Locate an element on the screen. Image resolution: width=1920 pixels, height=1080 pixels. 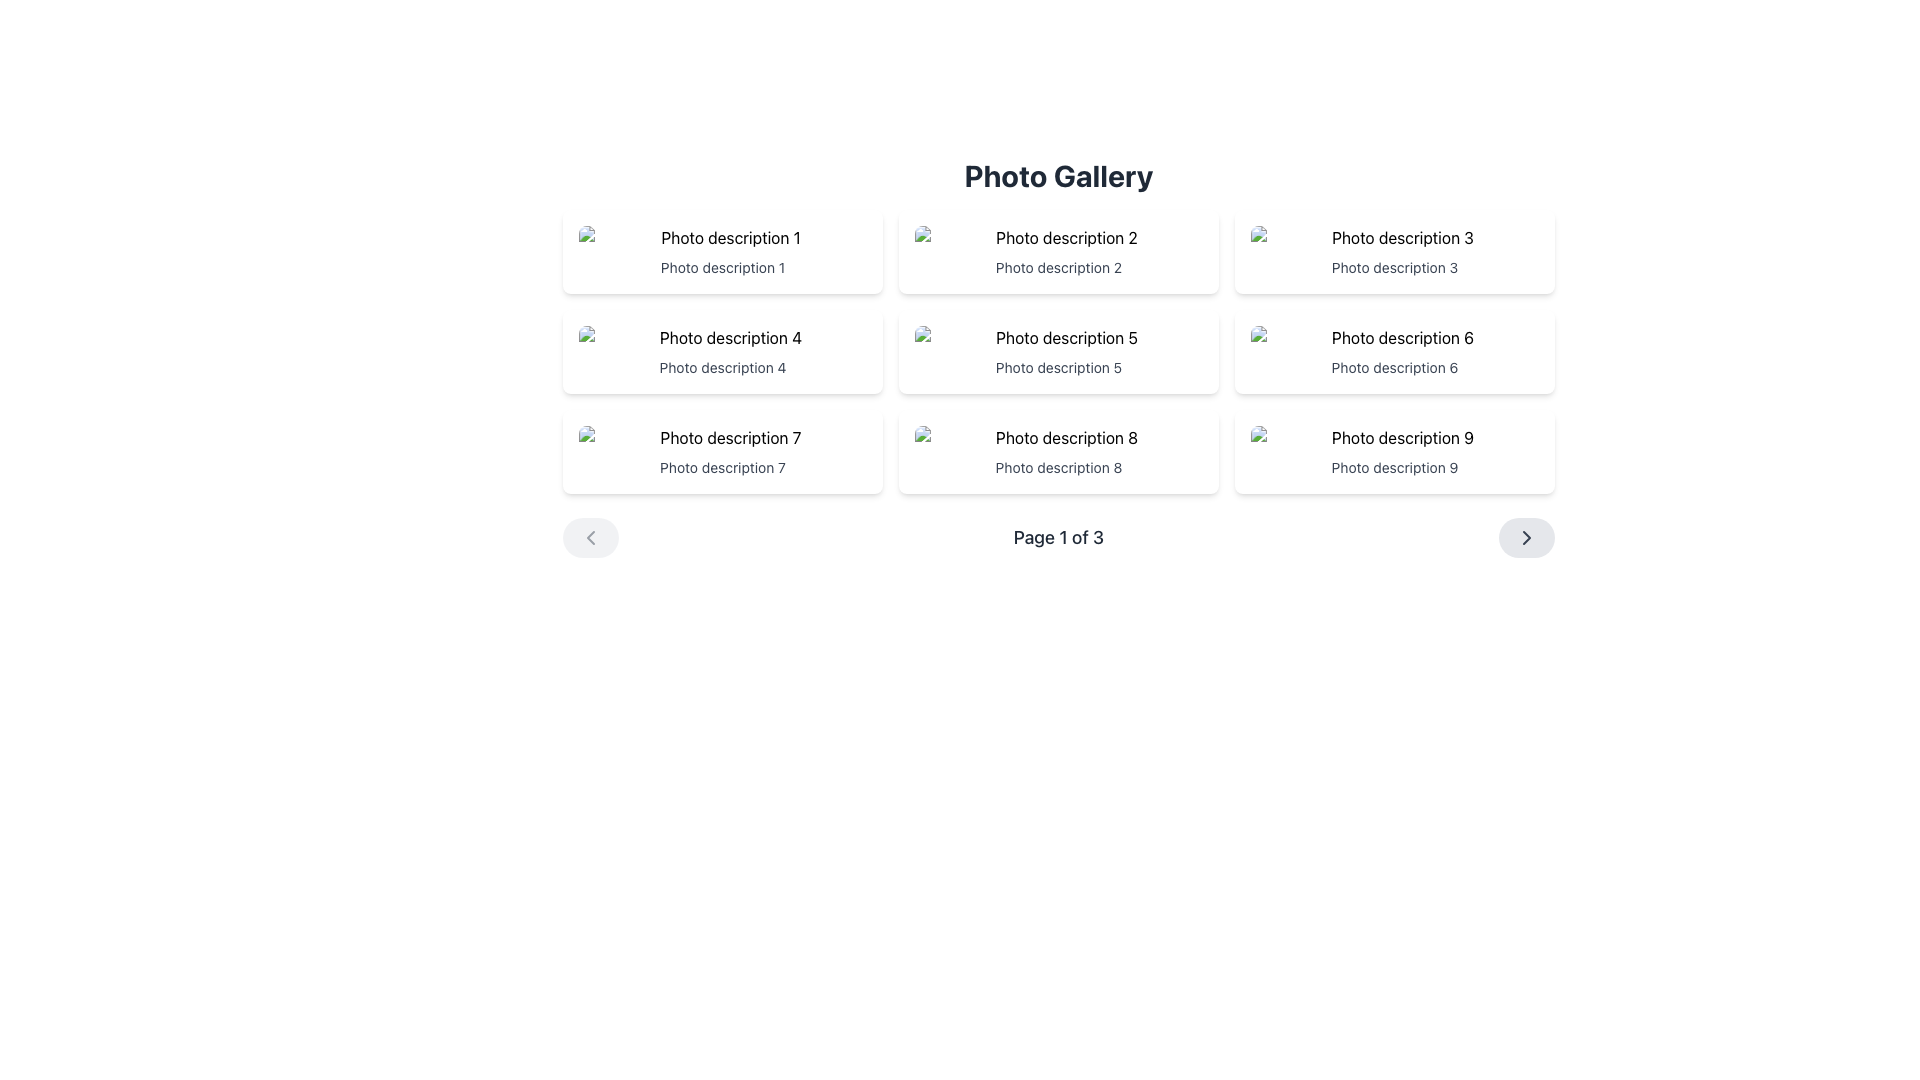
the rectangular image element with rounded corners that contains the 'Image Placeholder' graphic and the text 'Photo 2', located in the second card of the first row in the 'Photo Gallery' is located at coordinates (1058, 237).